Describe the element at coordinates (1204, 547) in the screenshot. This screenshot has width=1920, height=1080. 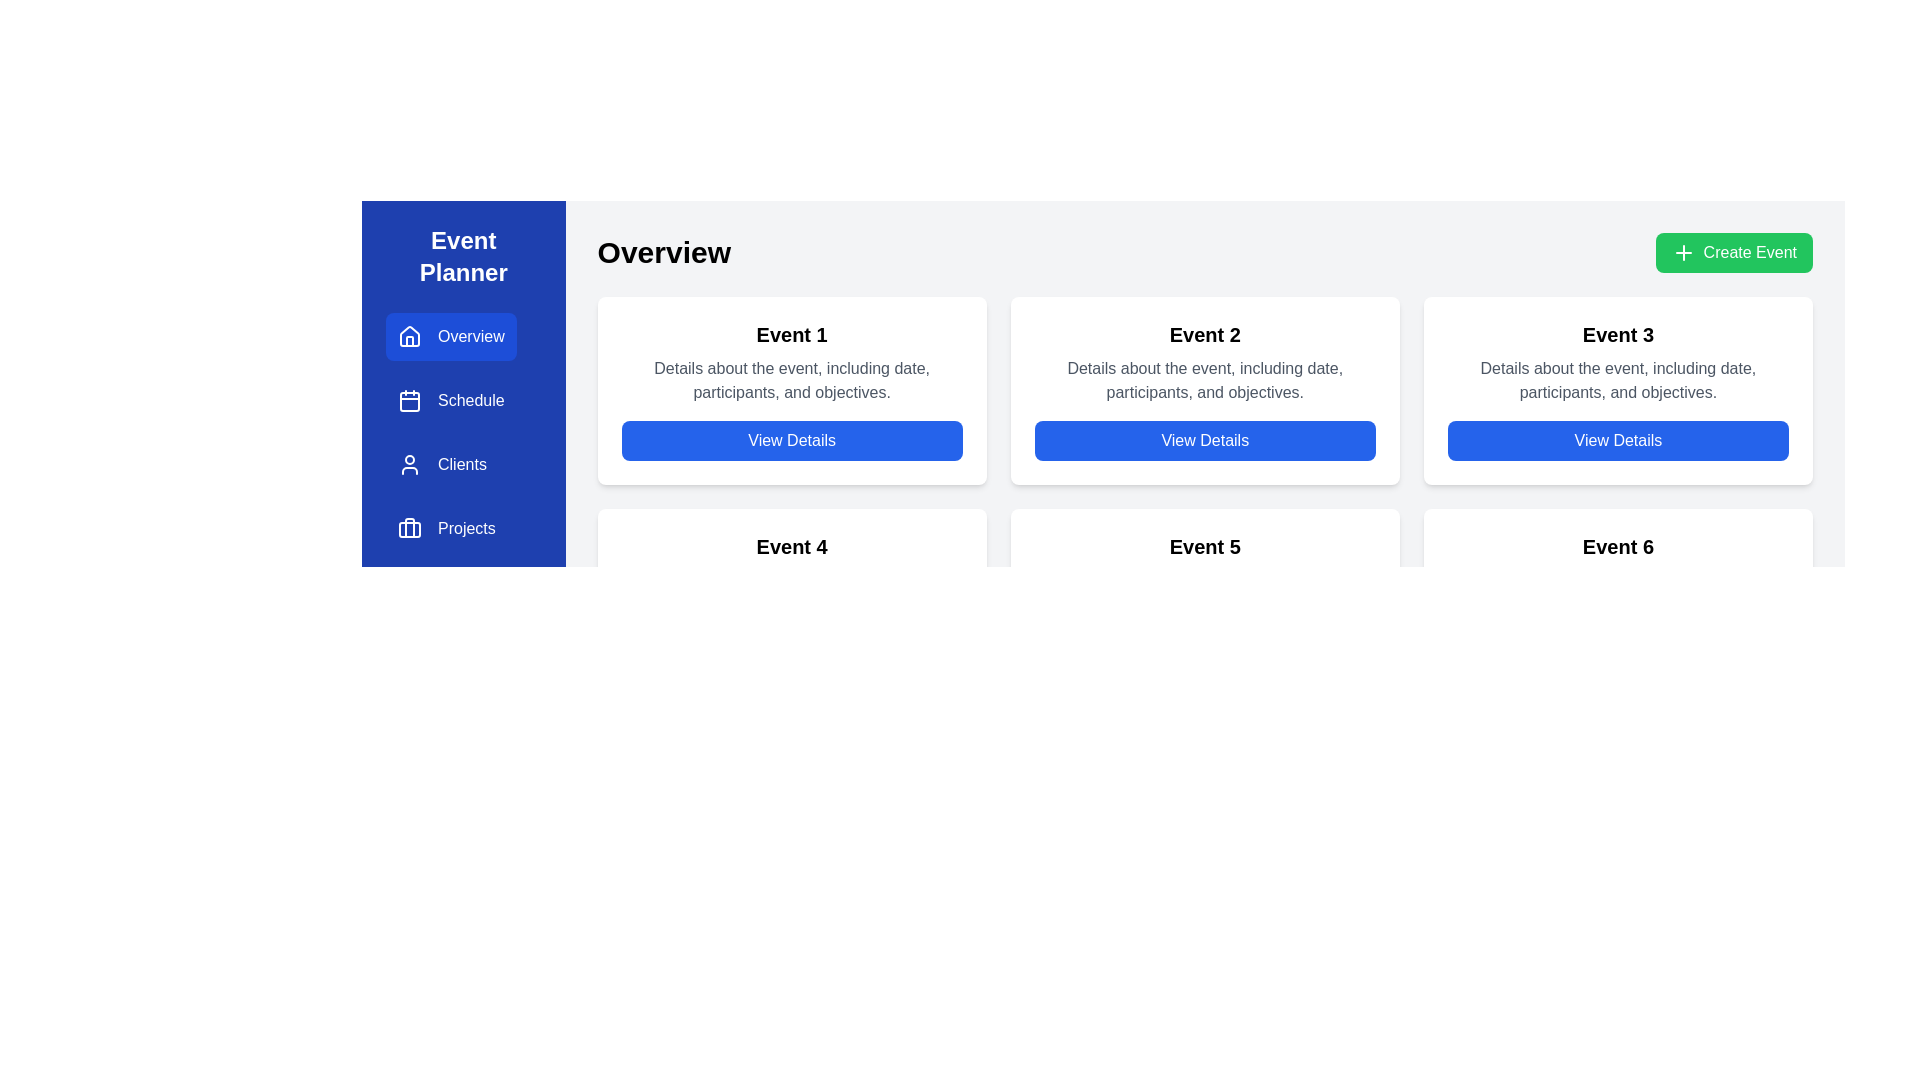
I see `the title text label for 'Event 5' located in the second row and third column of the event card grid` at that location.